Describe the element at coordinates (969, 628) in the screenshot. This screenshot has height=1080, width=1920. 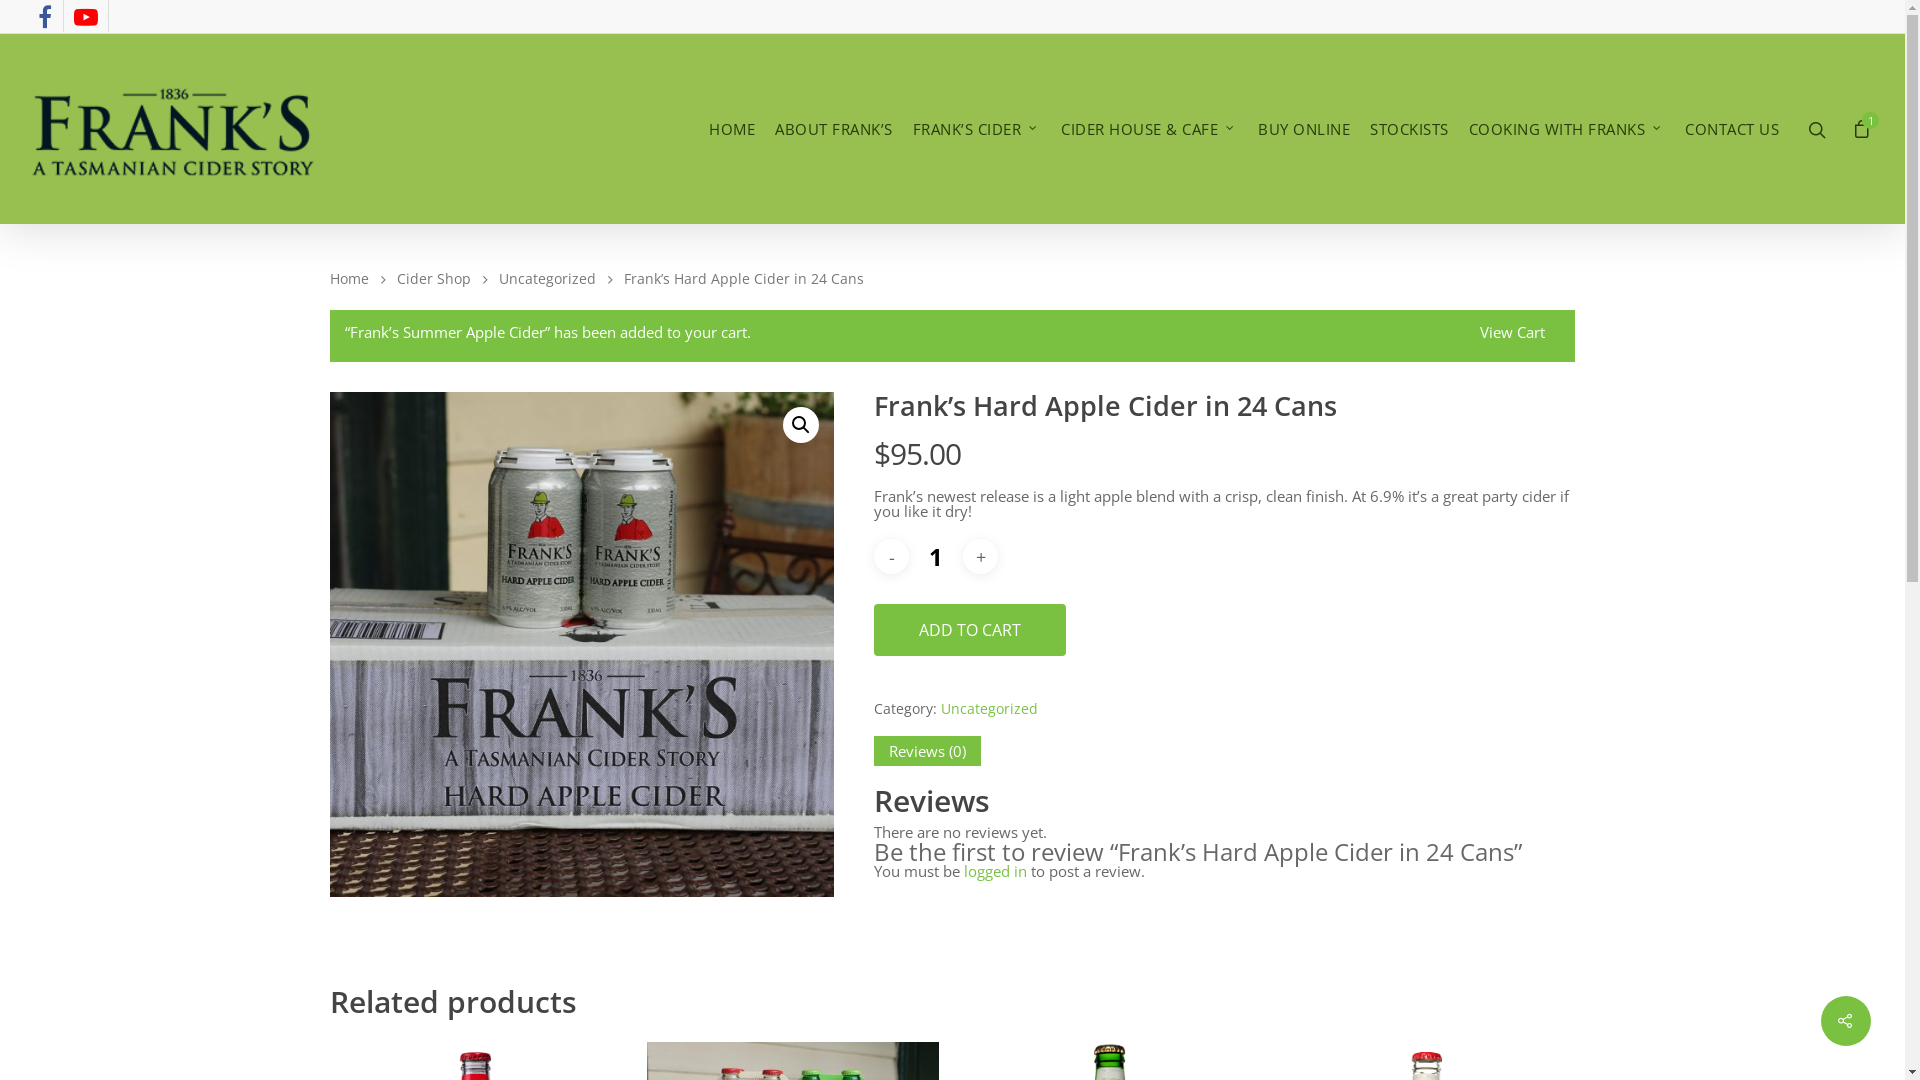
I see `'ADD TO CART'` at that location.